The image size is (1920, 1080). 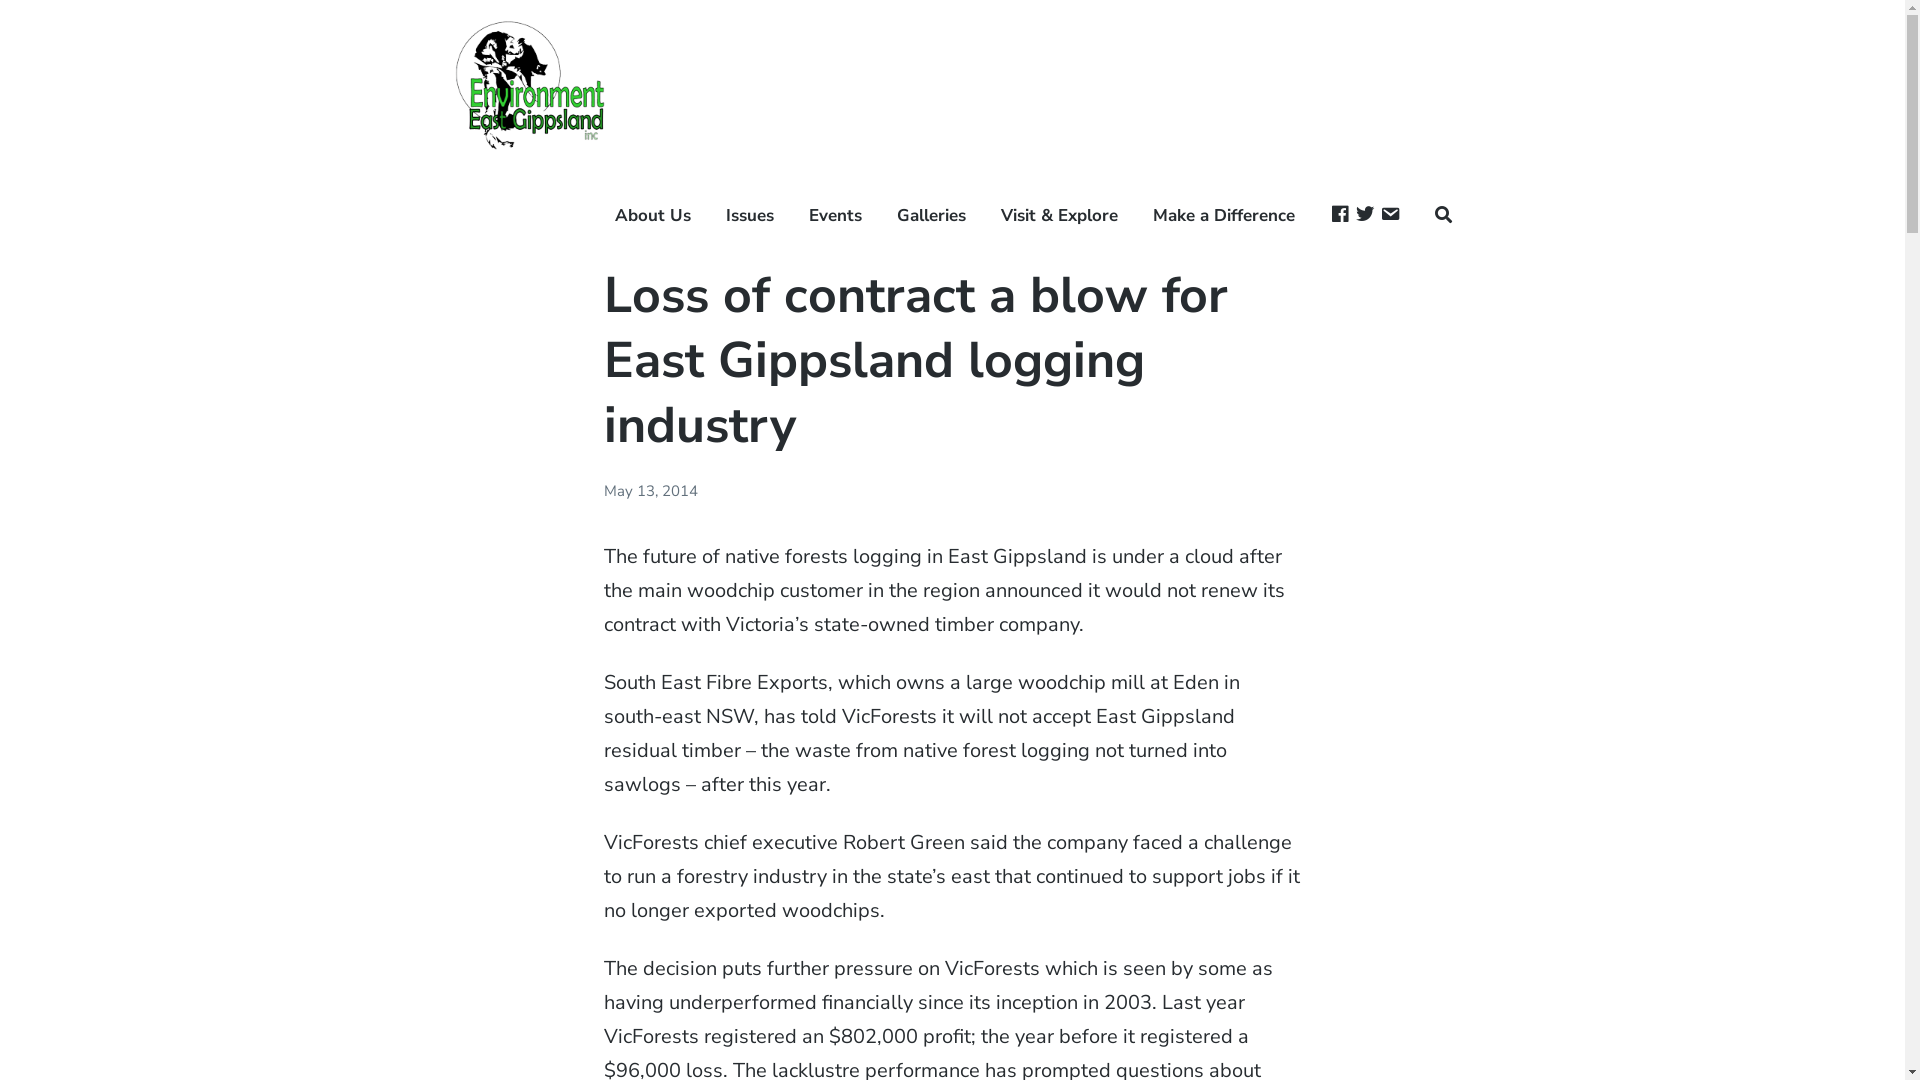 What do you see at coordinates (1354, 216) in the screenshot?
I see `'Twitter'` at bounding box center [1354, 216].